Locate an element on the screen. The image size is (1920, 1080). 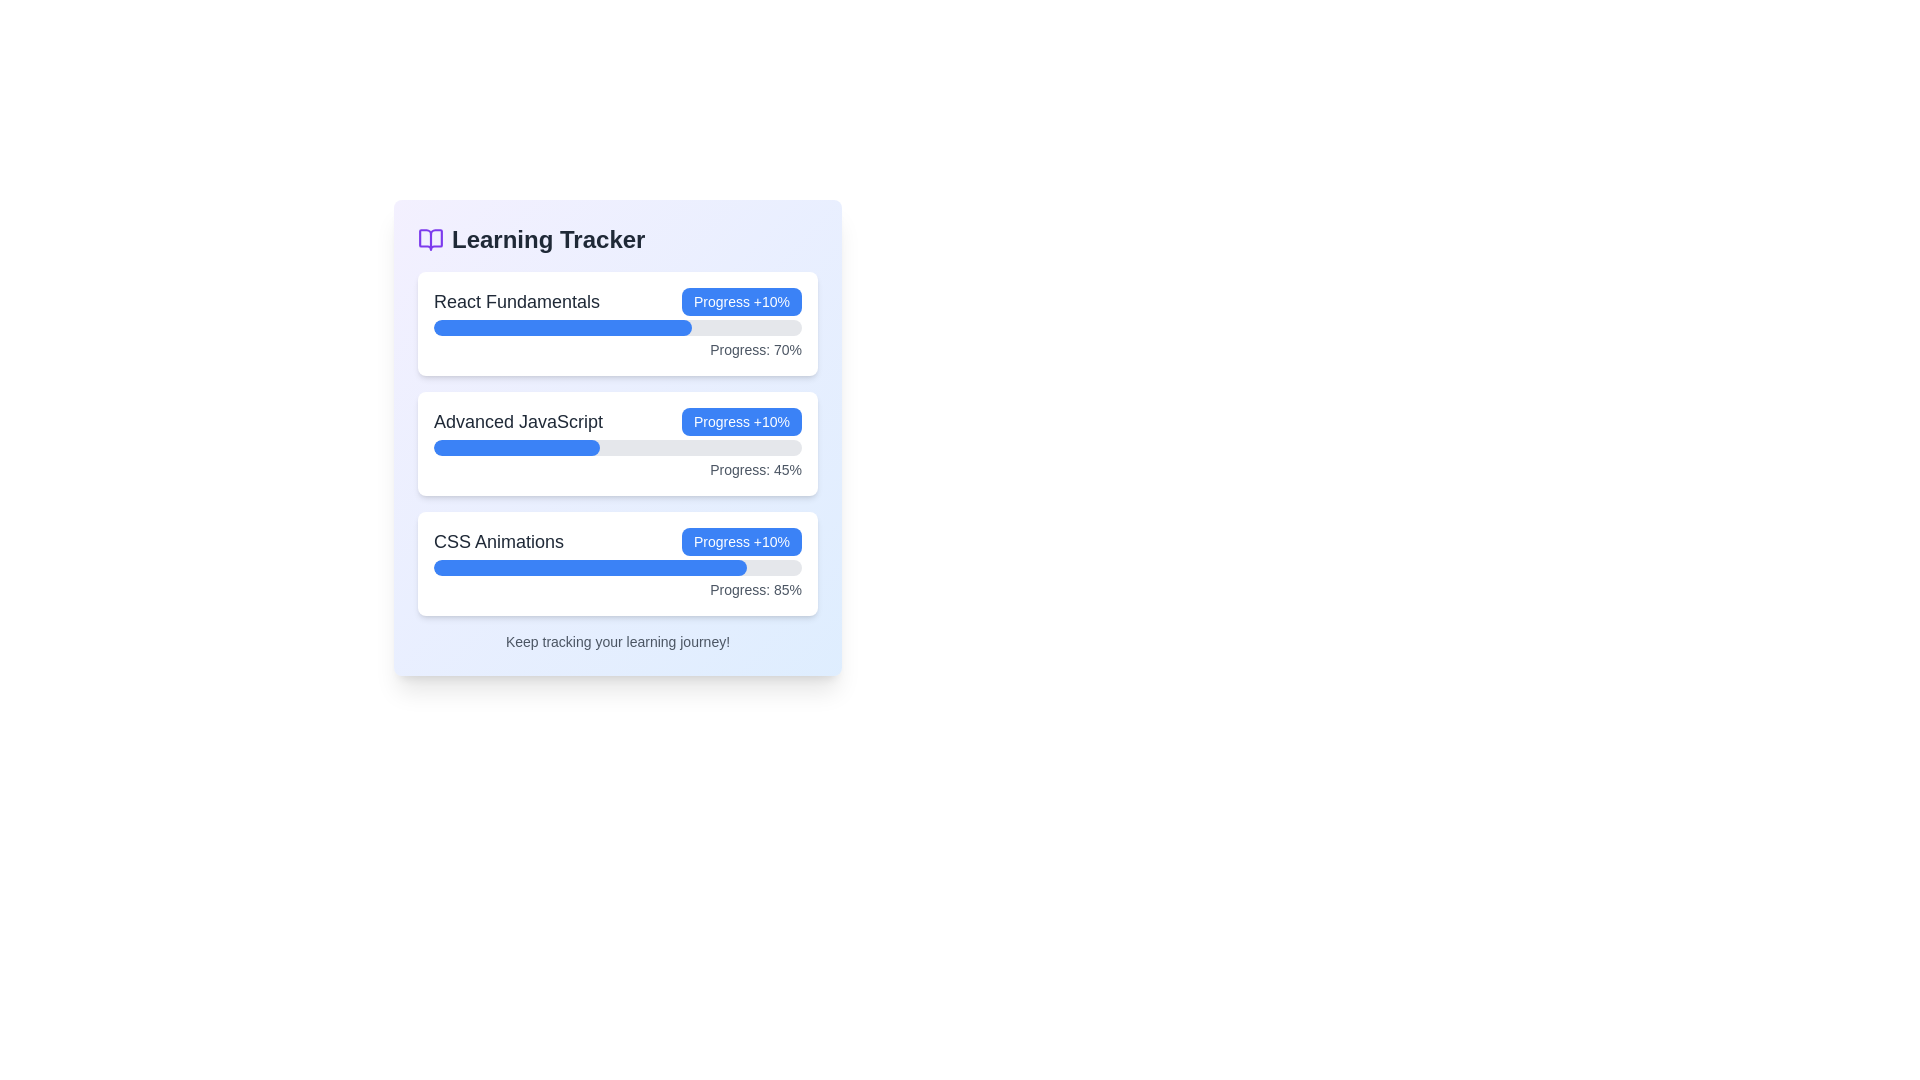
the Text Label located at the top of the card-like structure, which serves as the title for the section following the SVG book icon is located at coordinates (548, 238).